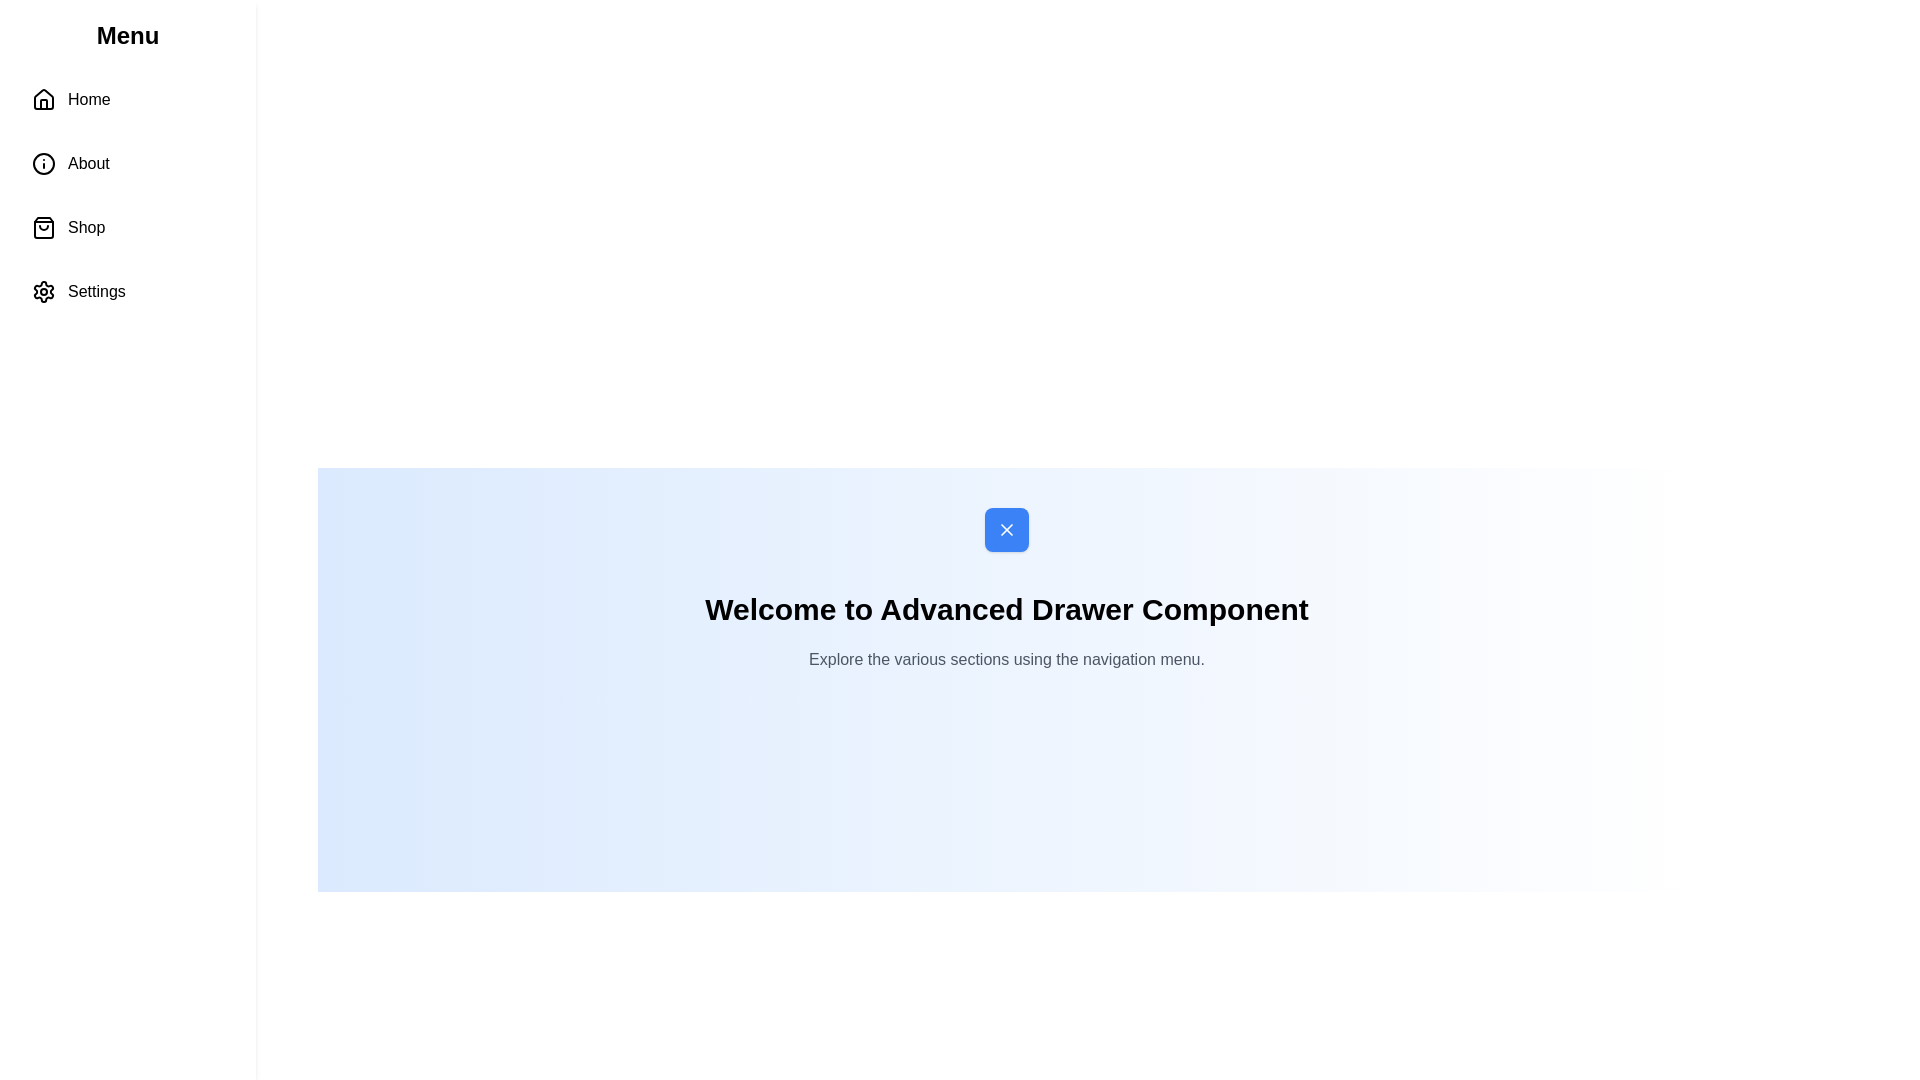 The width and height of the screenshot is (1920, 1080). I want to click on the bold, large-sized, black-colored text that says 'Menu', which is positioned at the top left of the sidebar, serving as a title for the navigation menu, so click(127, 35).